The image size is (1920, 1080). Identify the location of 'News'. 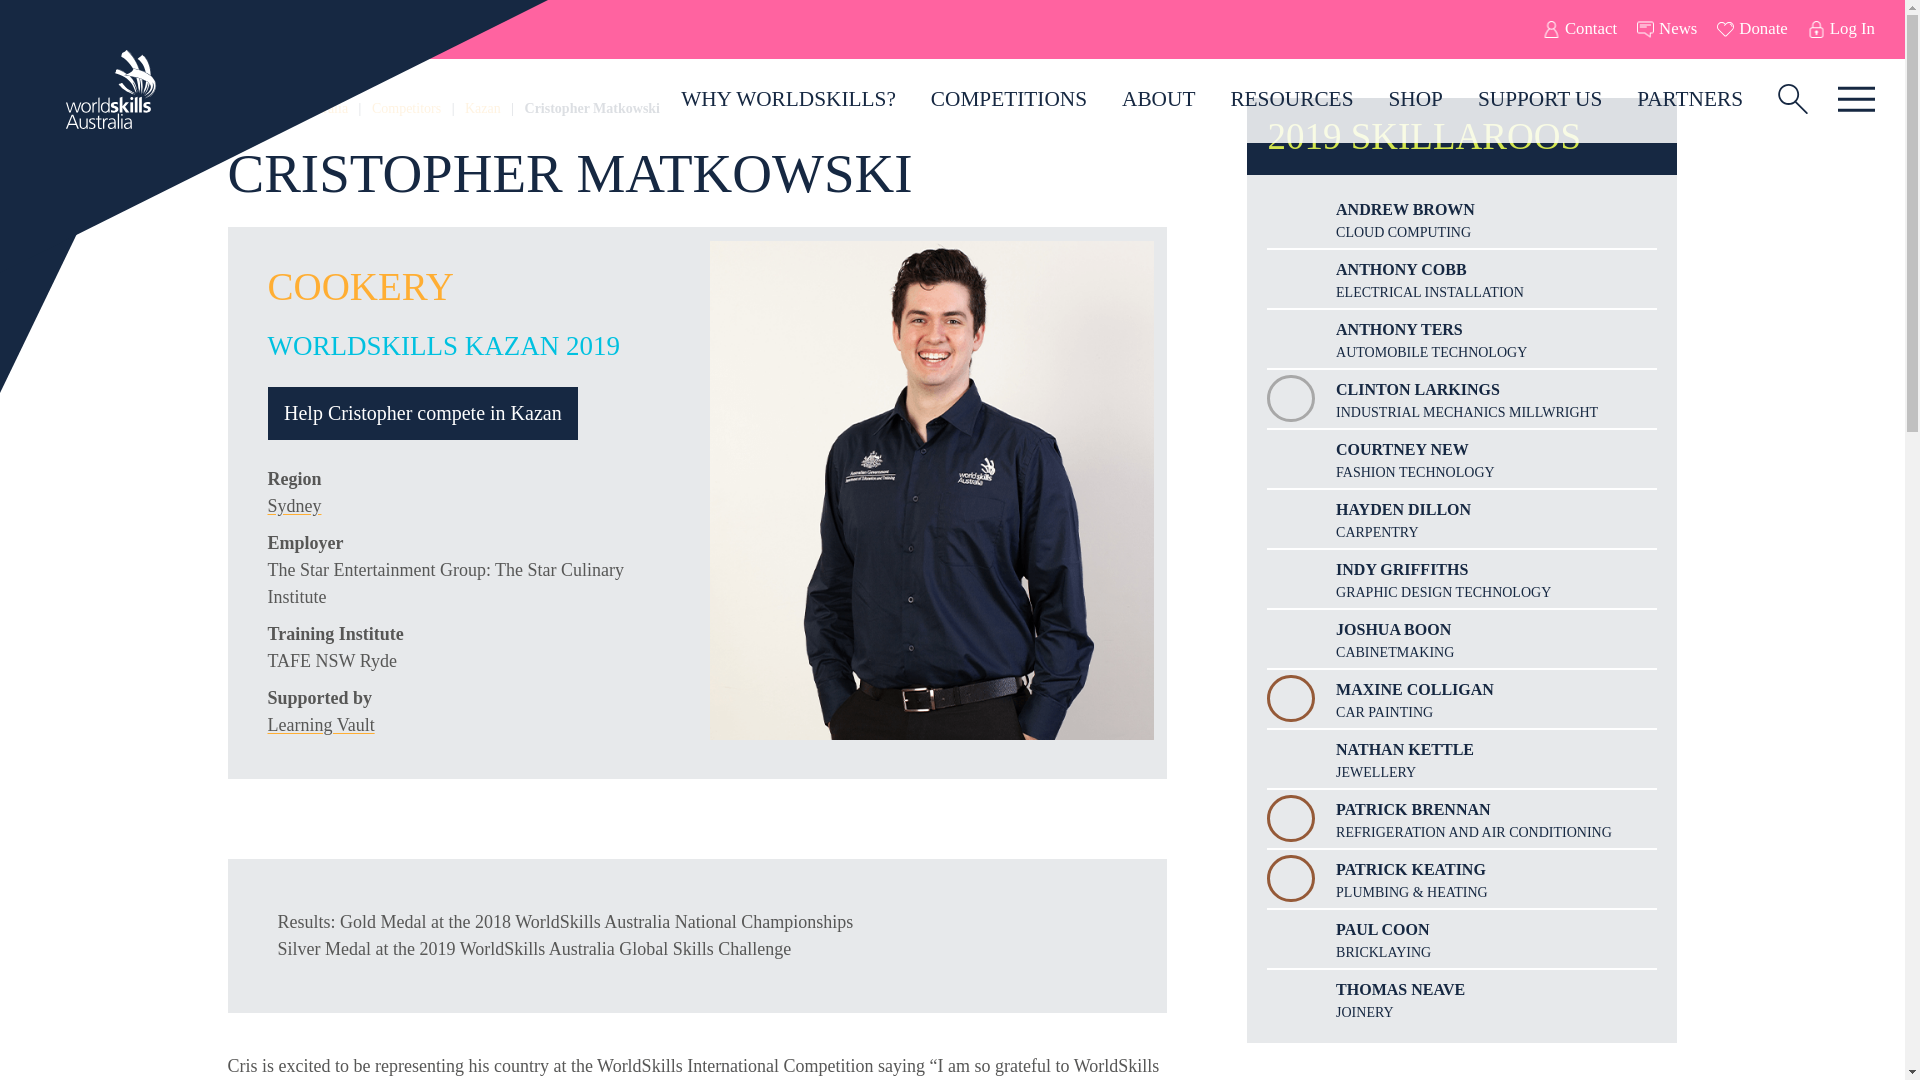
(1666, 29).